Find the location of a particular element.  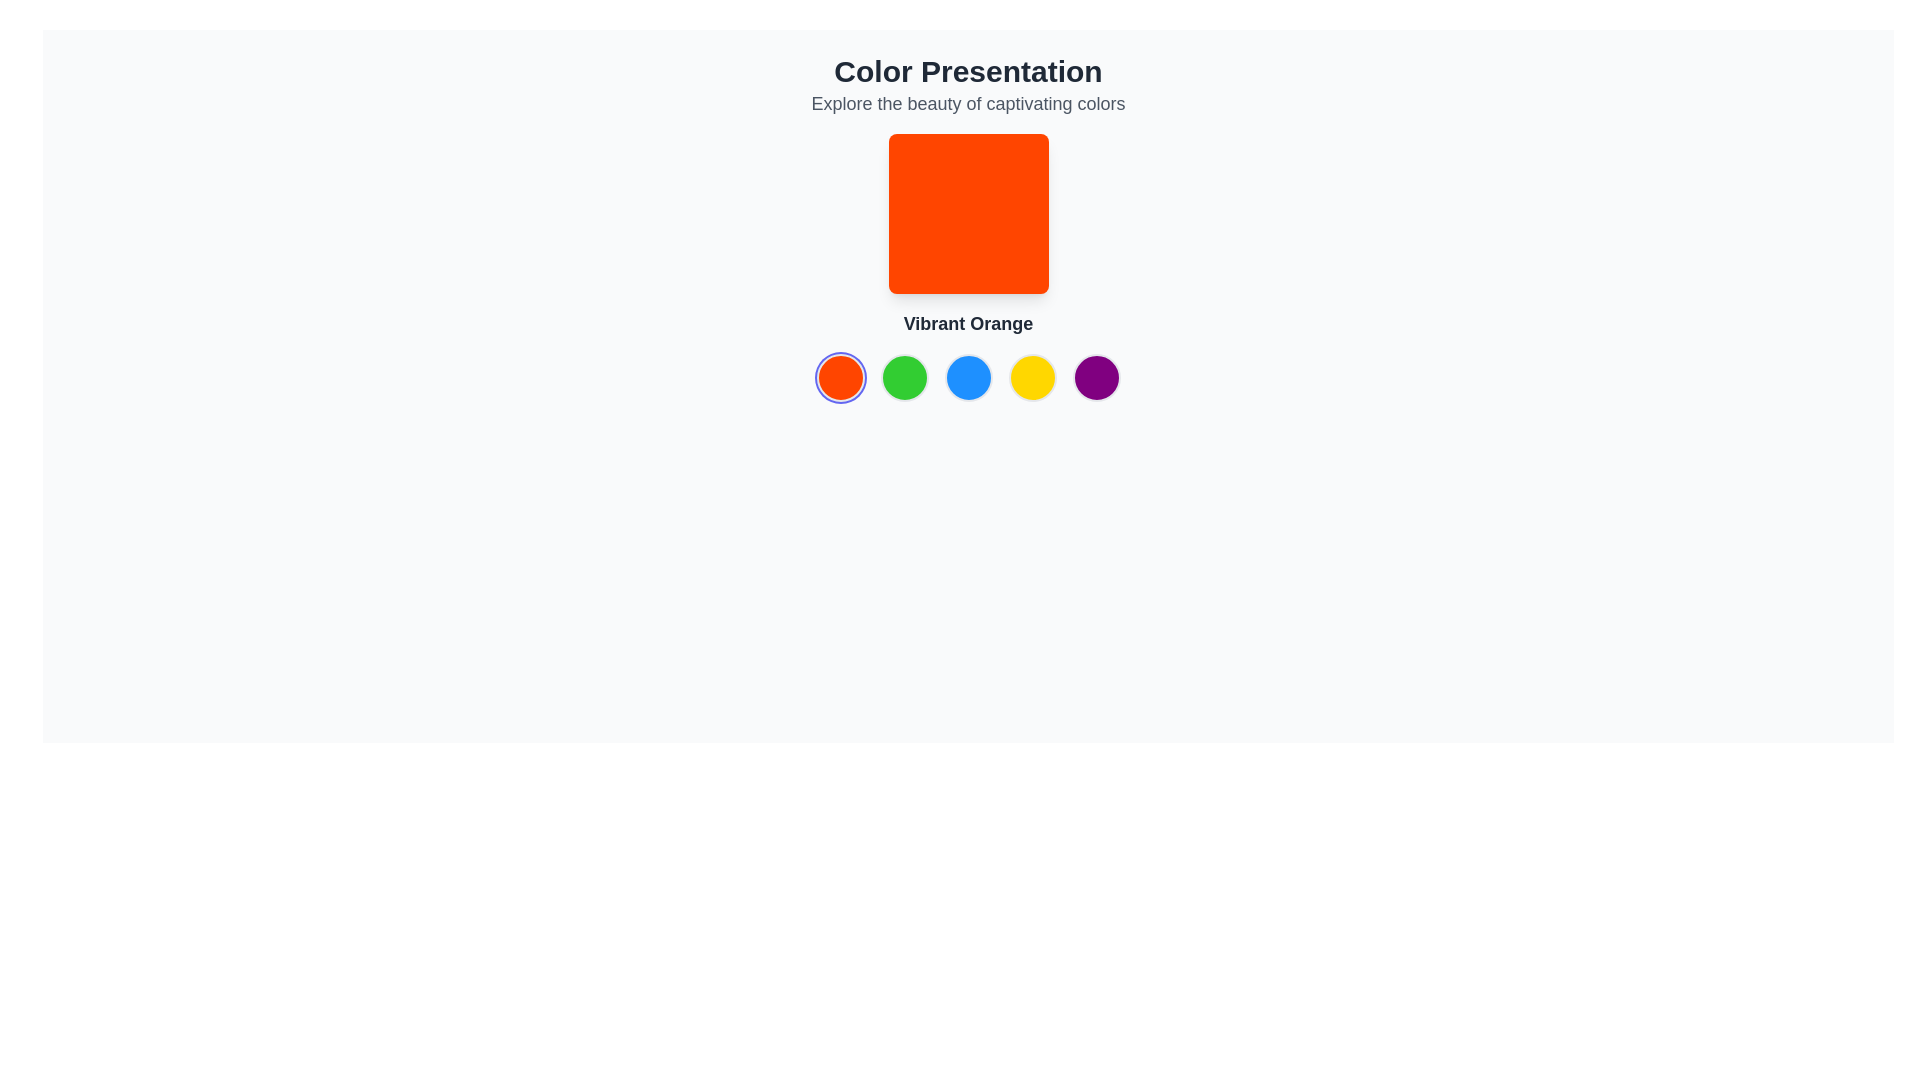

the golden yellow color button to observe the focus effect is located at coordinates (1032, 378).